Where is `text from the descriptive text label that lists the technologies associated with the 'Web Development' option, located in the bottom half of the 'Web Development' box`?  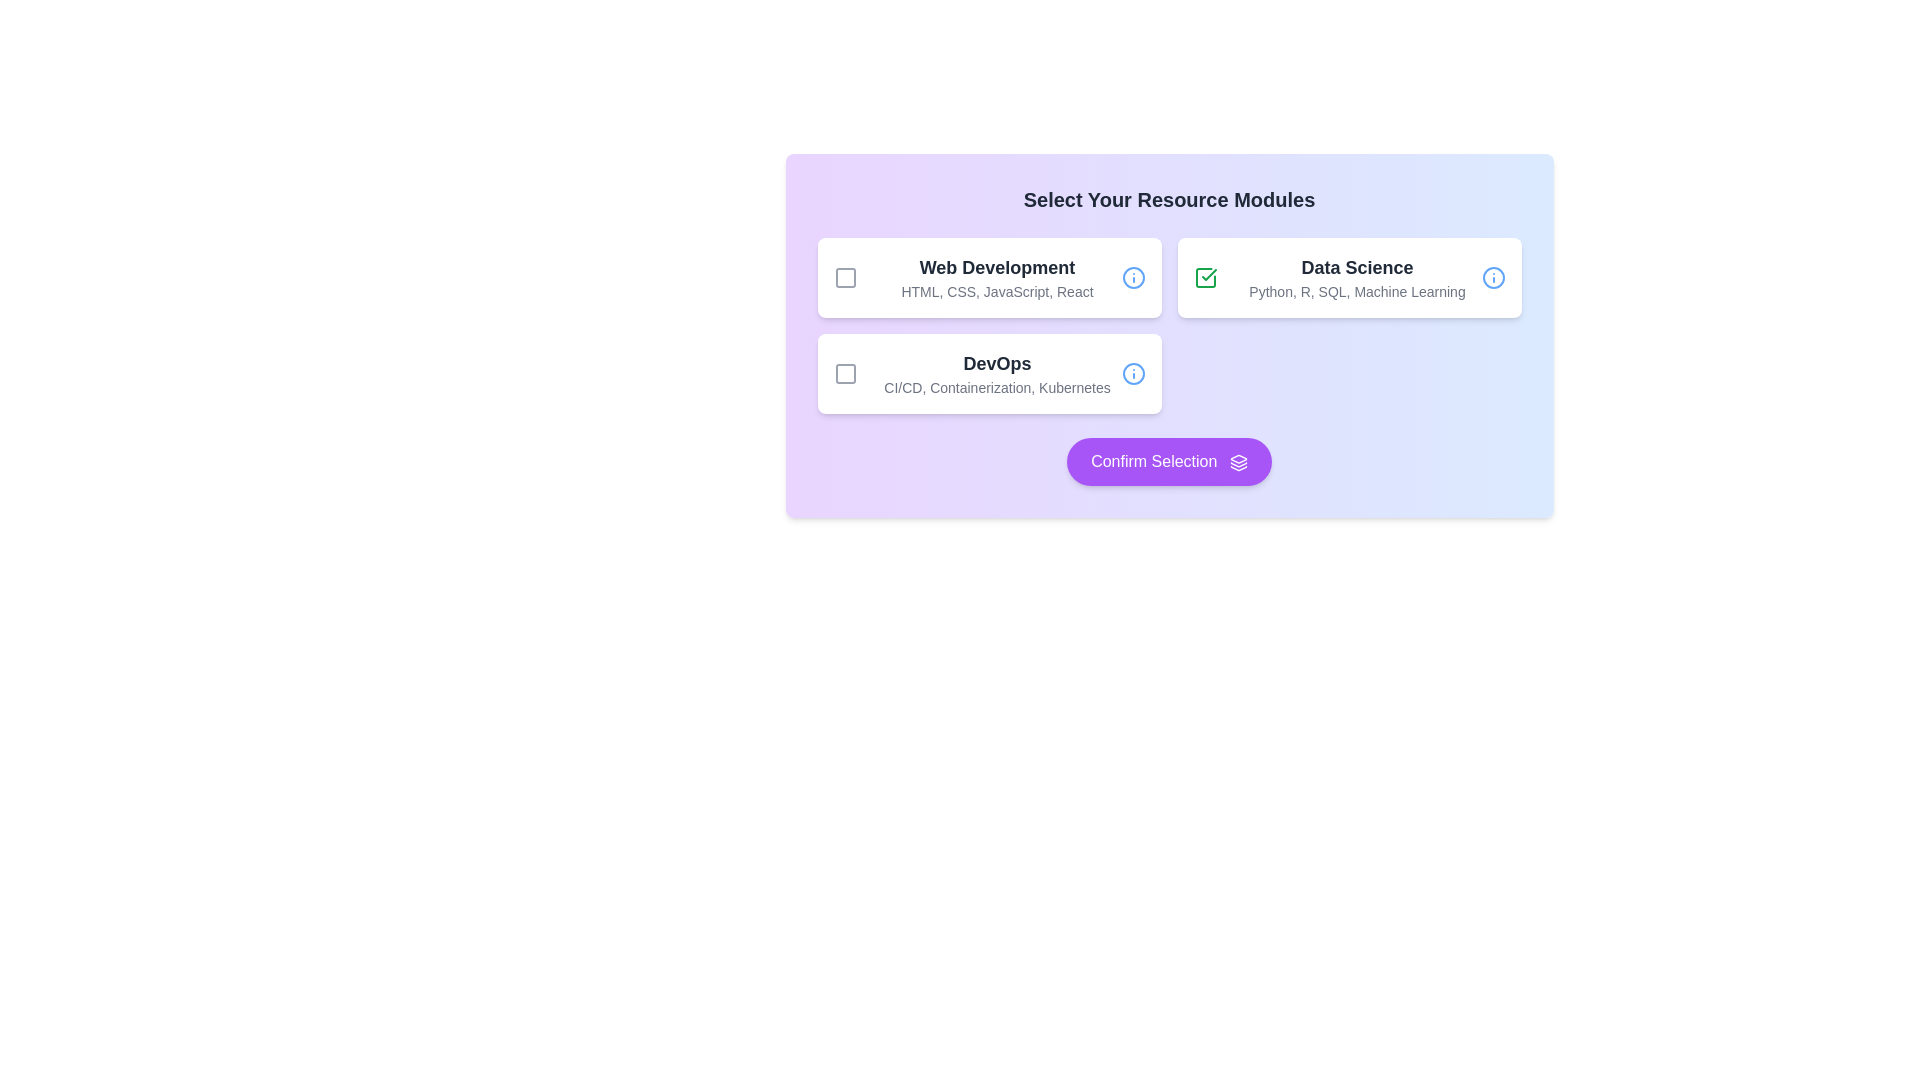
text from the descriptive text label that lists the technologies associated with the 'Web Development' option, located in the bottom half of the 'Web Development' box is located at coordinates (997, 292).